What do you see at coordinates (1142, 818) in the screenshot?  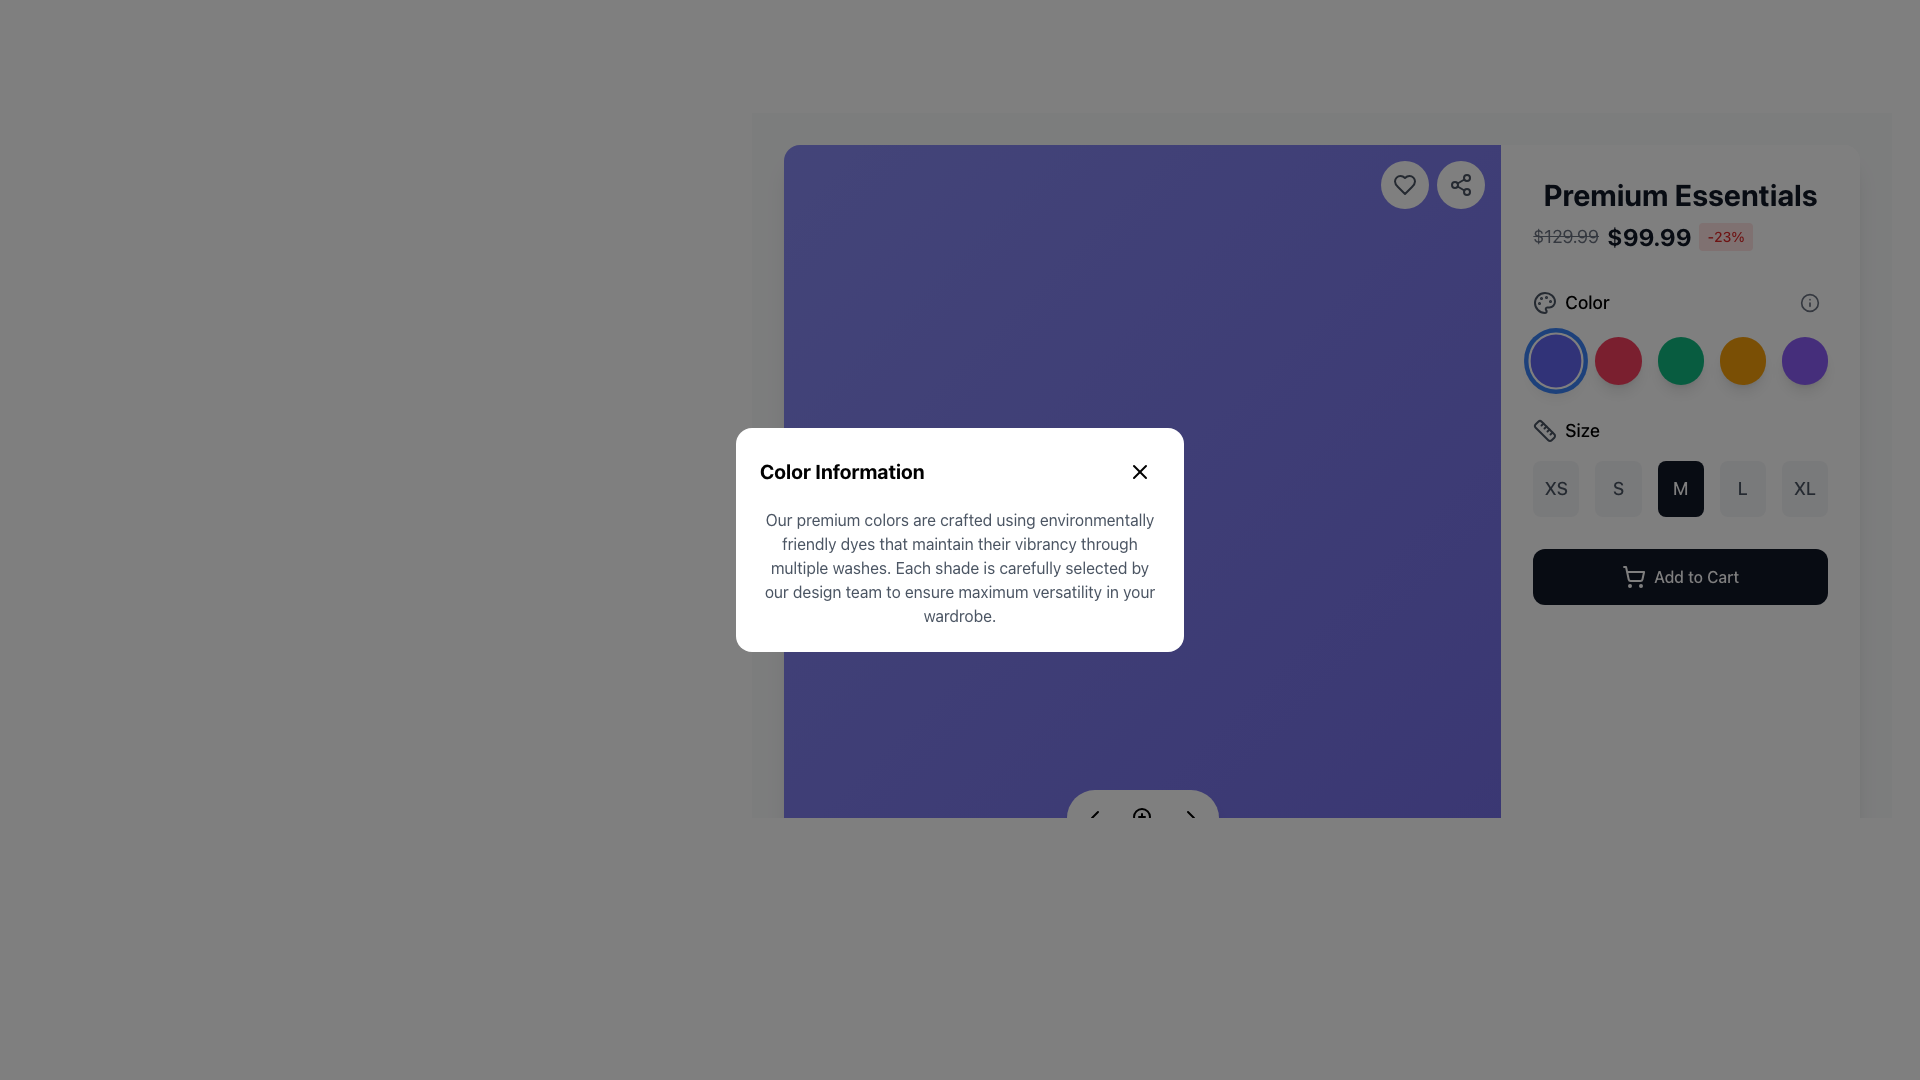 I see `the zoom-in SVG icon located at the bottom center of the interface, which is part of a circular button control` at bounding box center [1142, 818].